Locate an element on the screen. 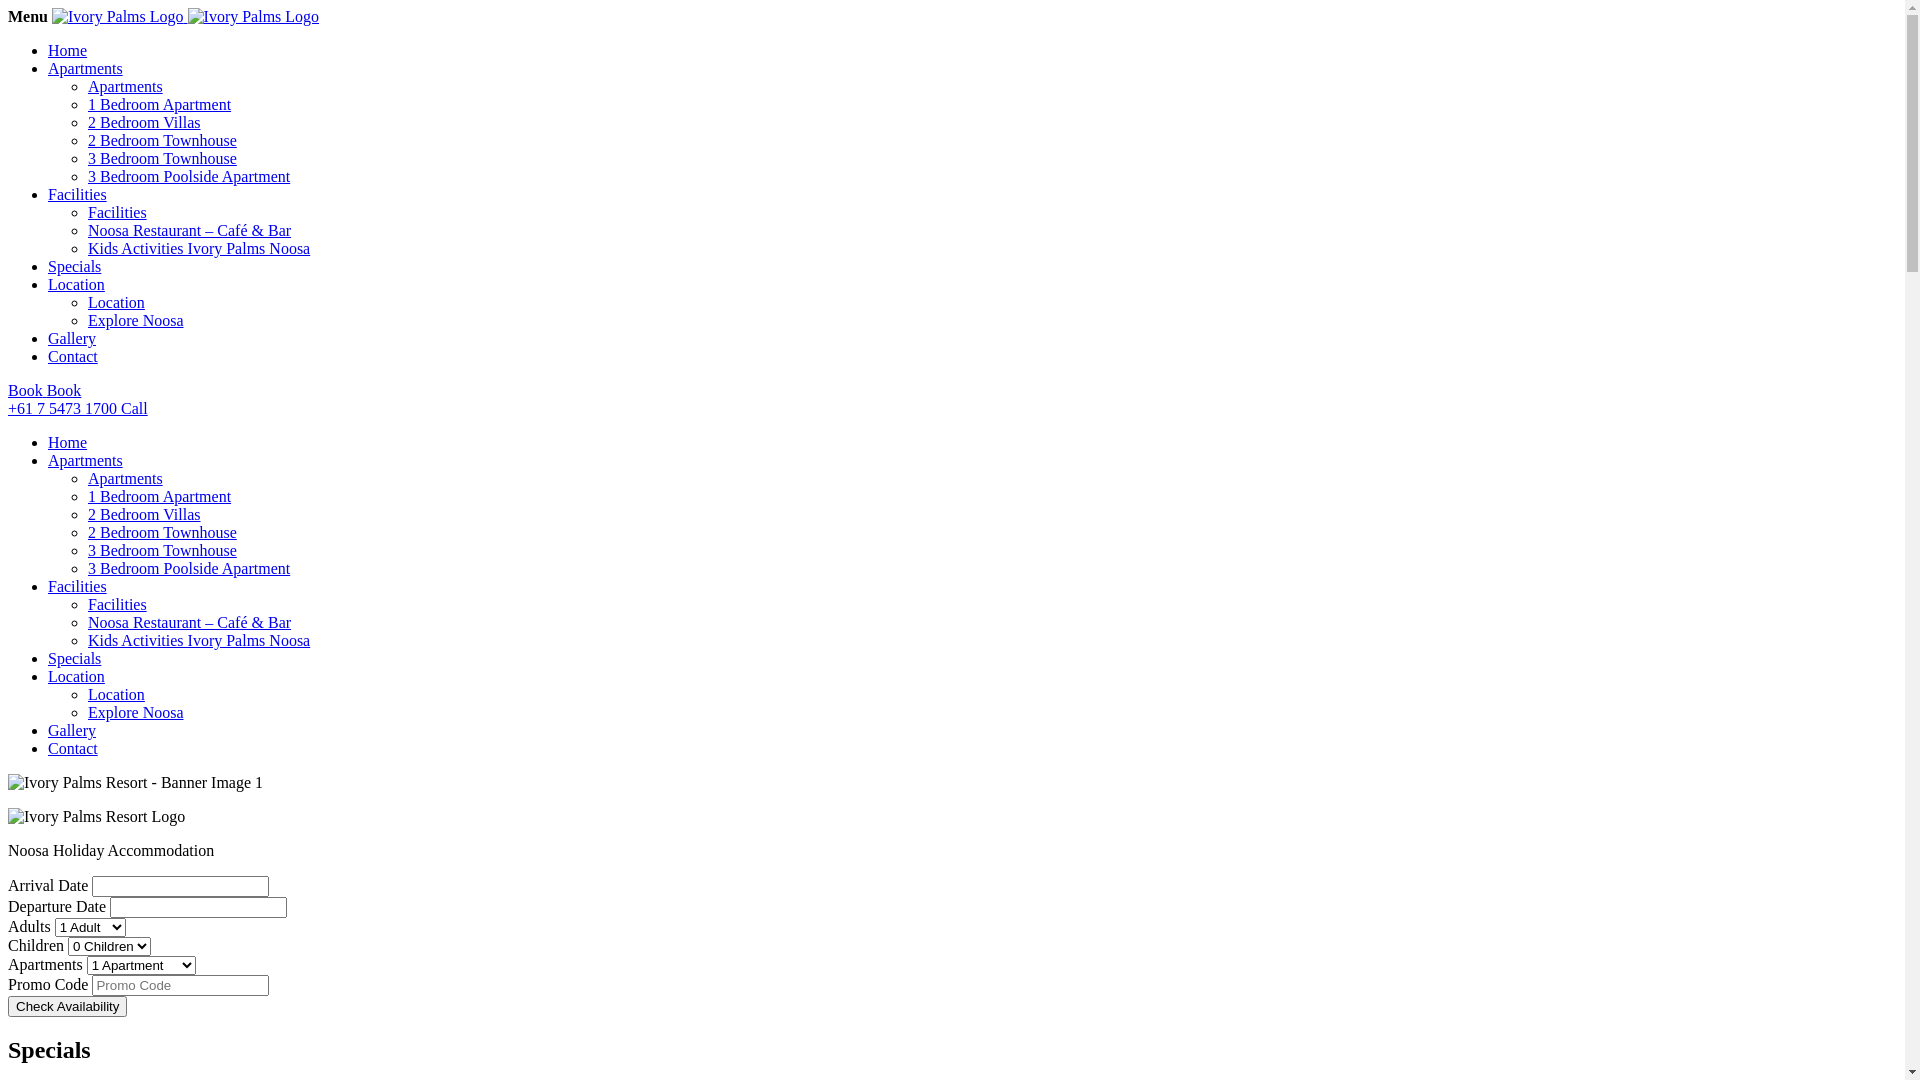 The image size is (1920, 1080). 'Gallery' is located at coordinates (48, 337).